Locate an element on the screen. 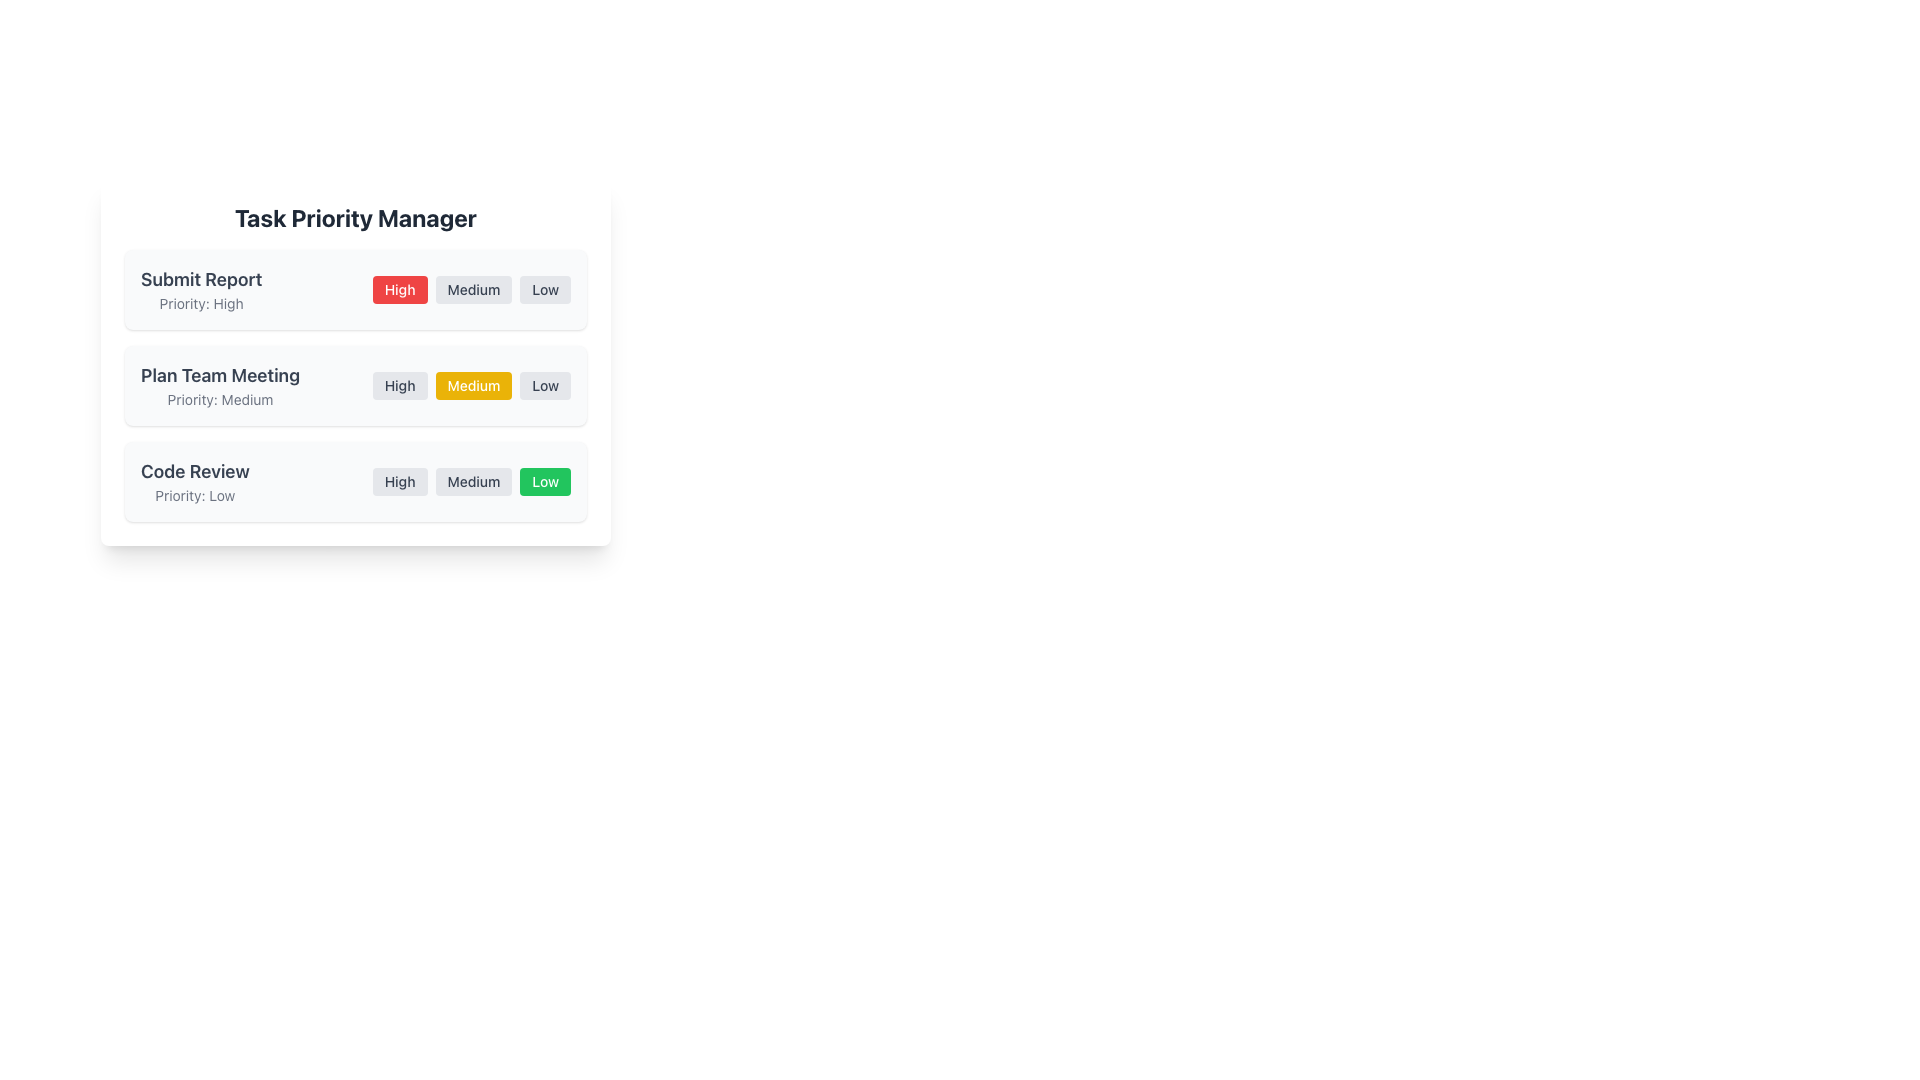  the 'Medium' priority button, which is a rounded rectangular badge with a yellow background and white bold text is located at coordinates (473, 385).